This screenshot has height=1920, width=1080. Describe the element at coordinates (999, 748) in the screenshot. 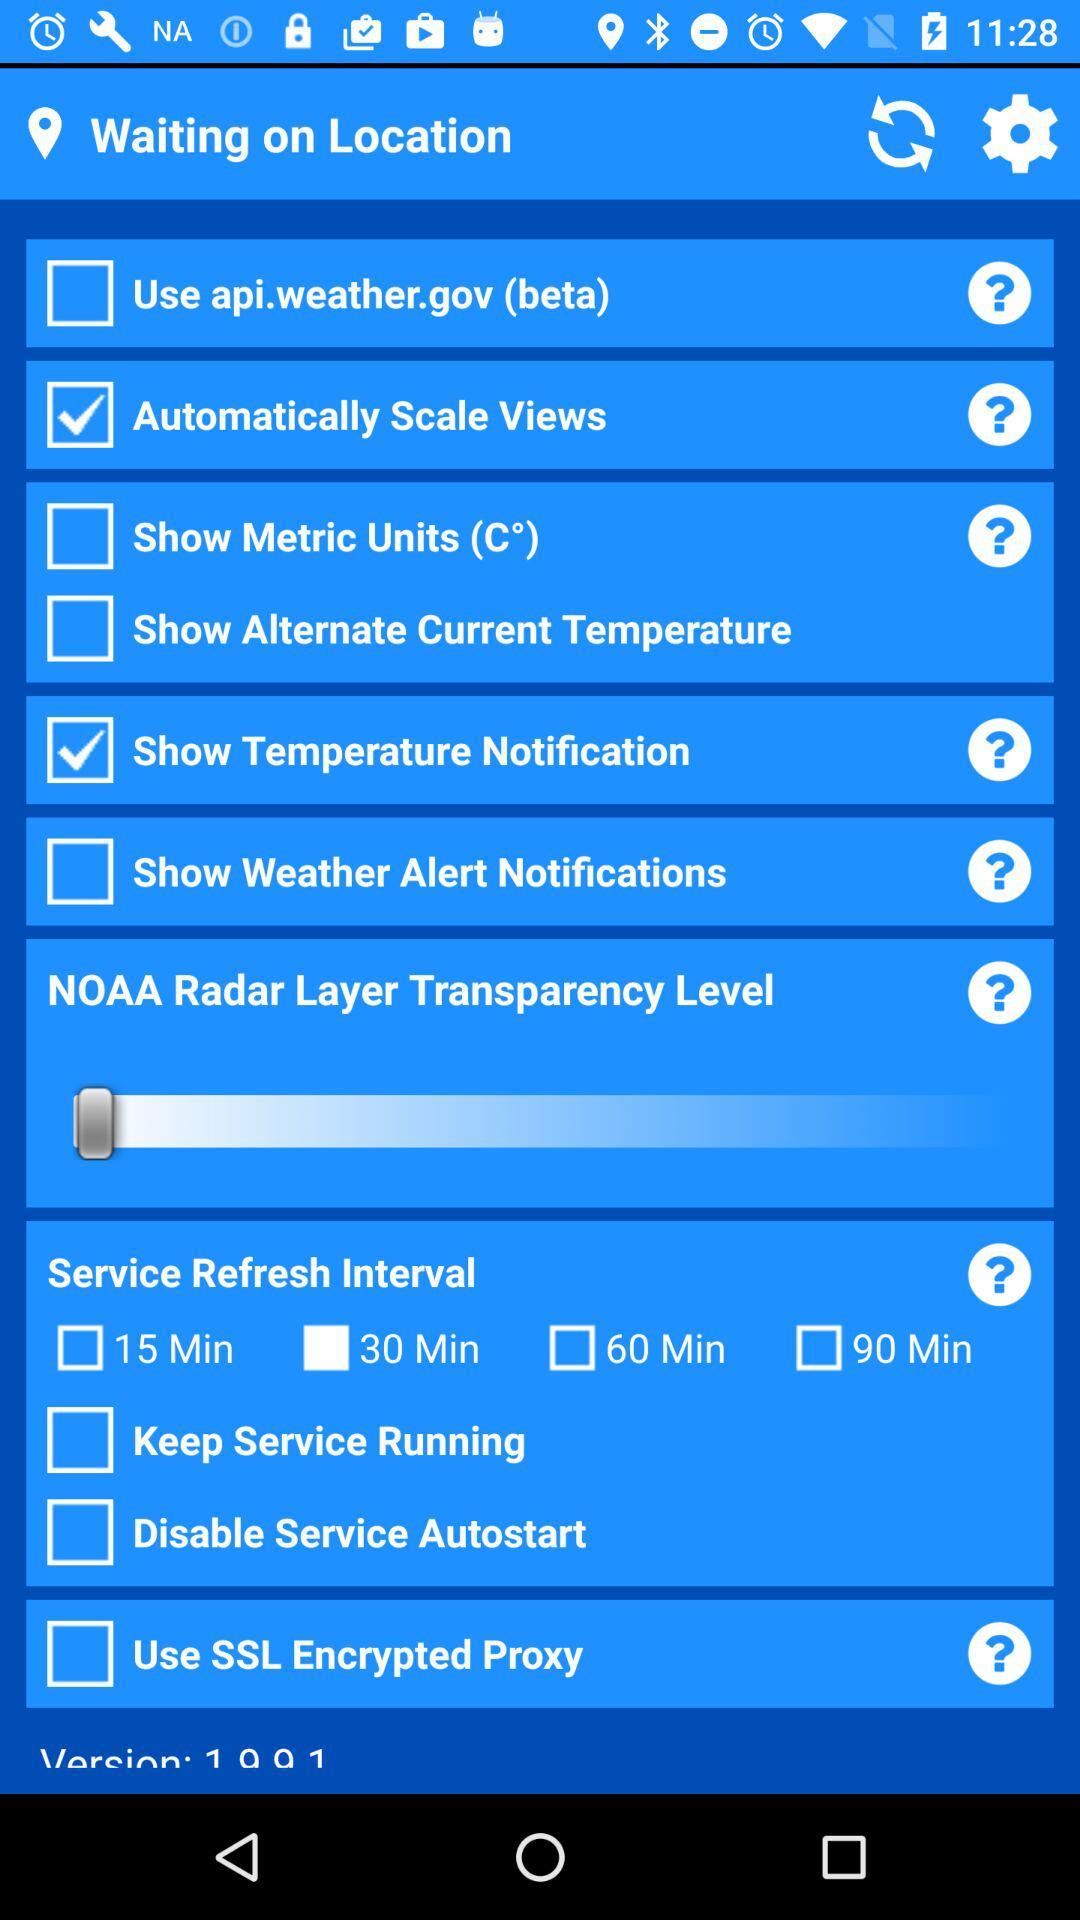

I see `the help icon` at that location.